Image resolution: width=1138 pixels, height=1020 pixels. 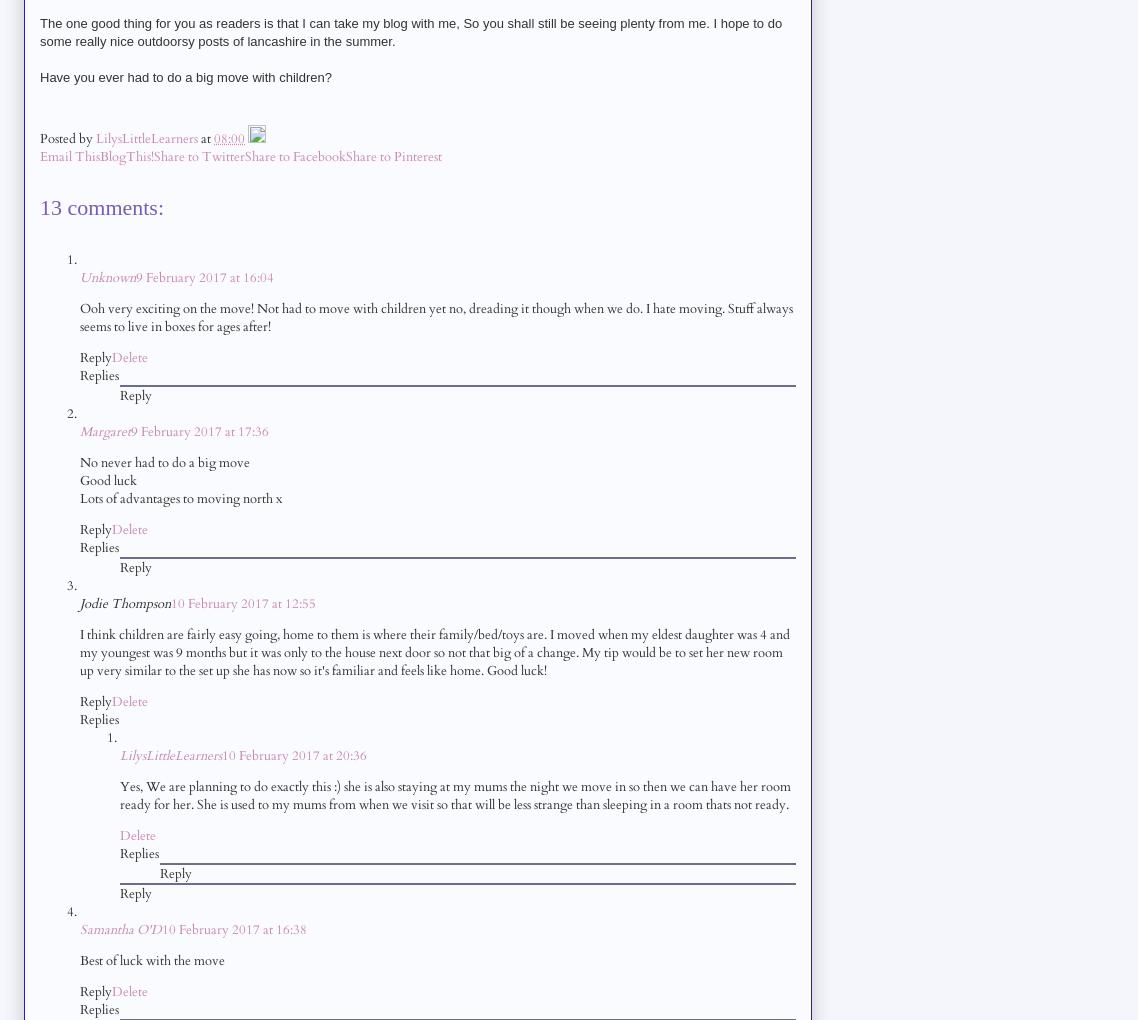 What do you see at coordinates (203, 276) in the screenshot?
I see `'9 February 2017 at 16:04'` at bounding box center [203, 276].